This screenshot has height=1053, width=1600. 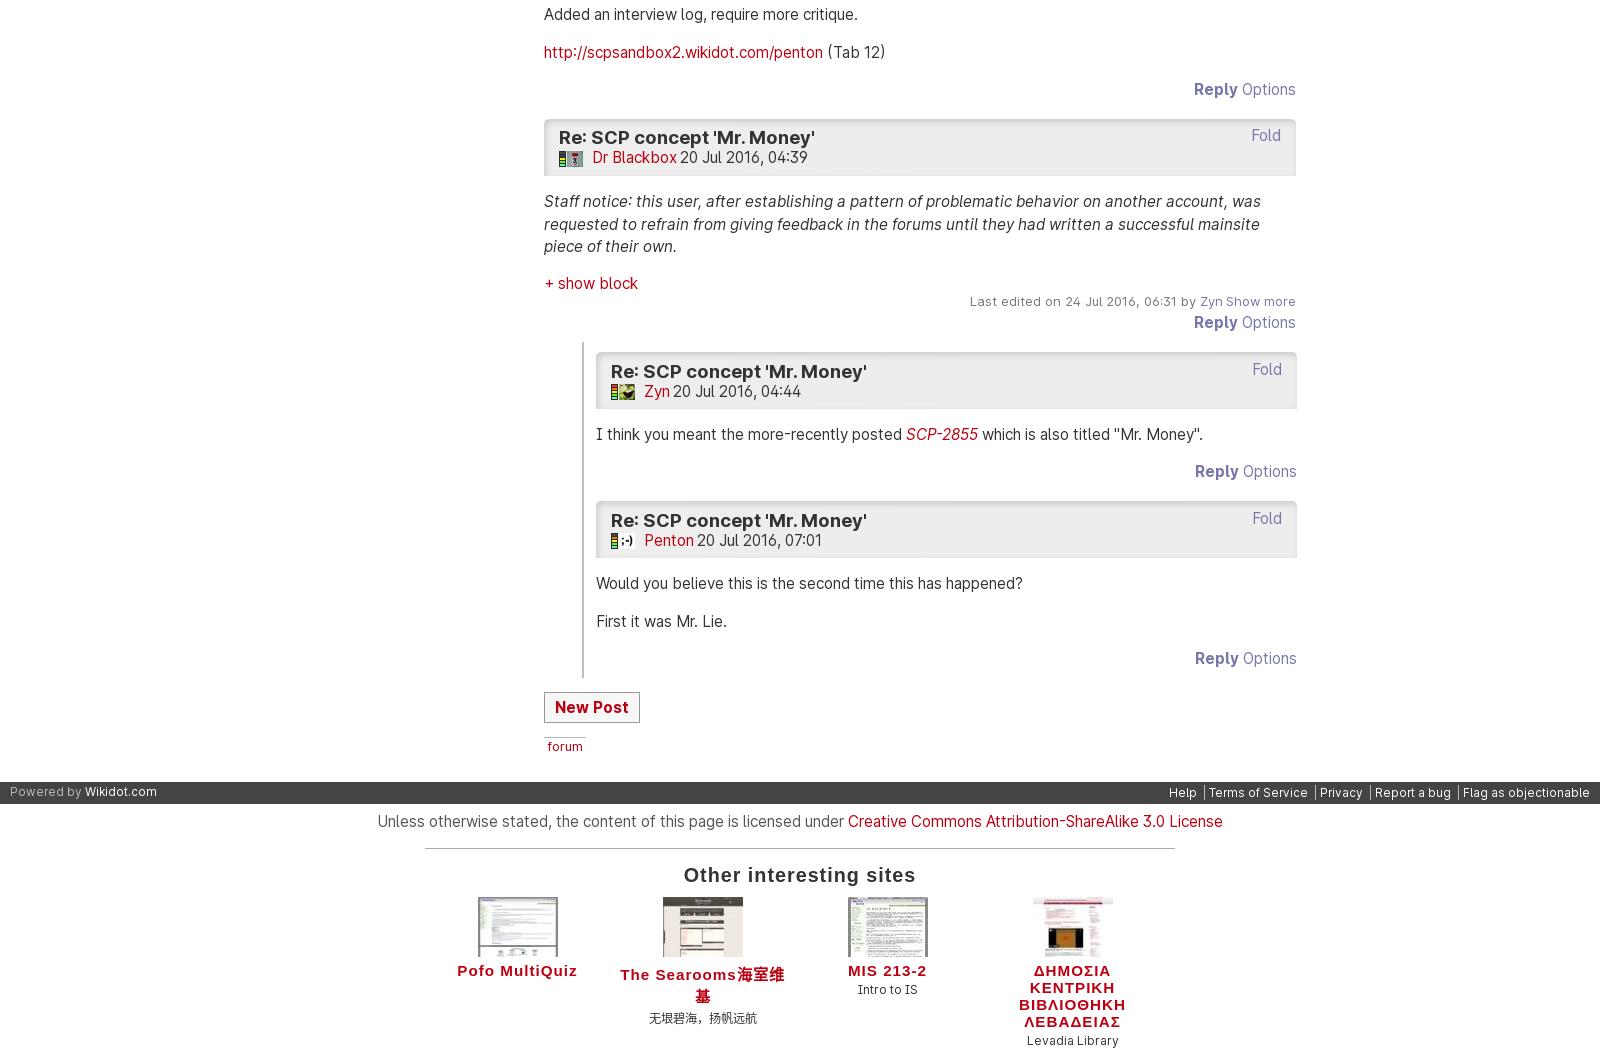 I want to click on 'which is also titled "Mr. Money".', so click(x=1090, y=433).